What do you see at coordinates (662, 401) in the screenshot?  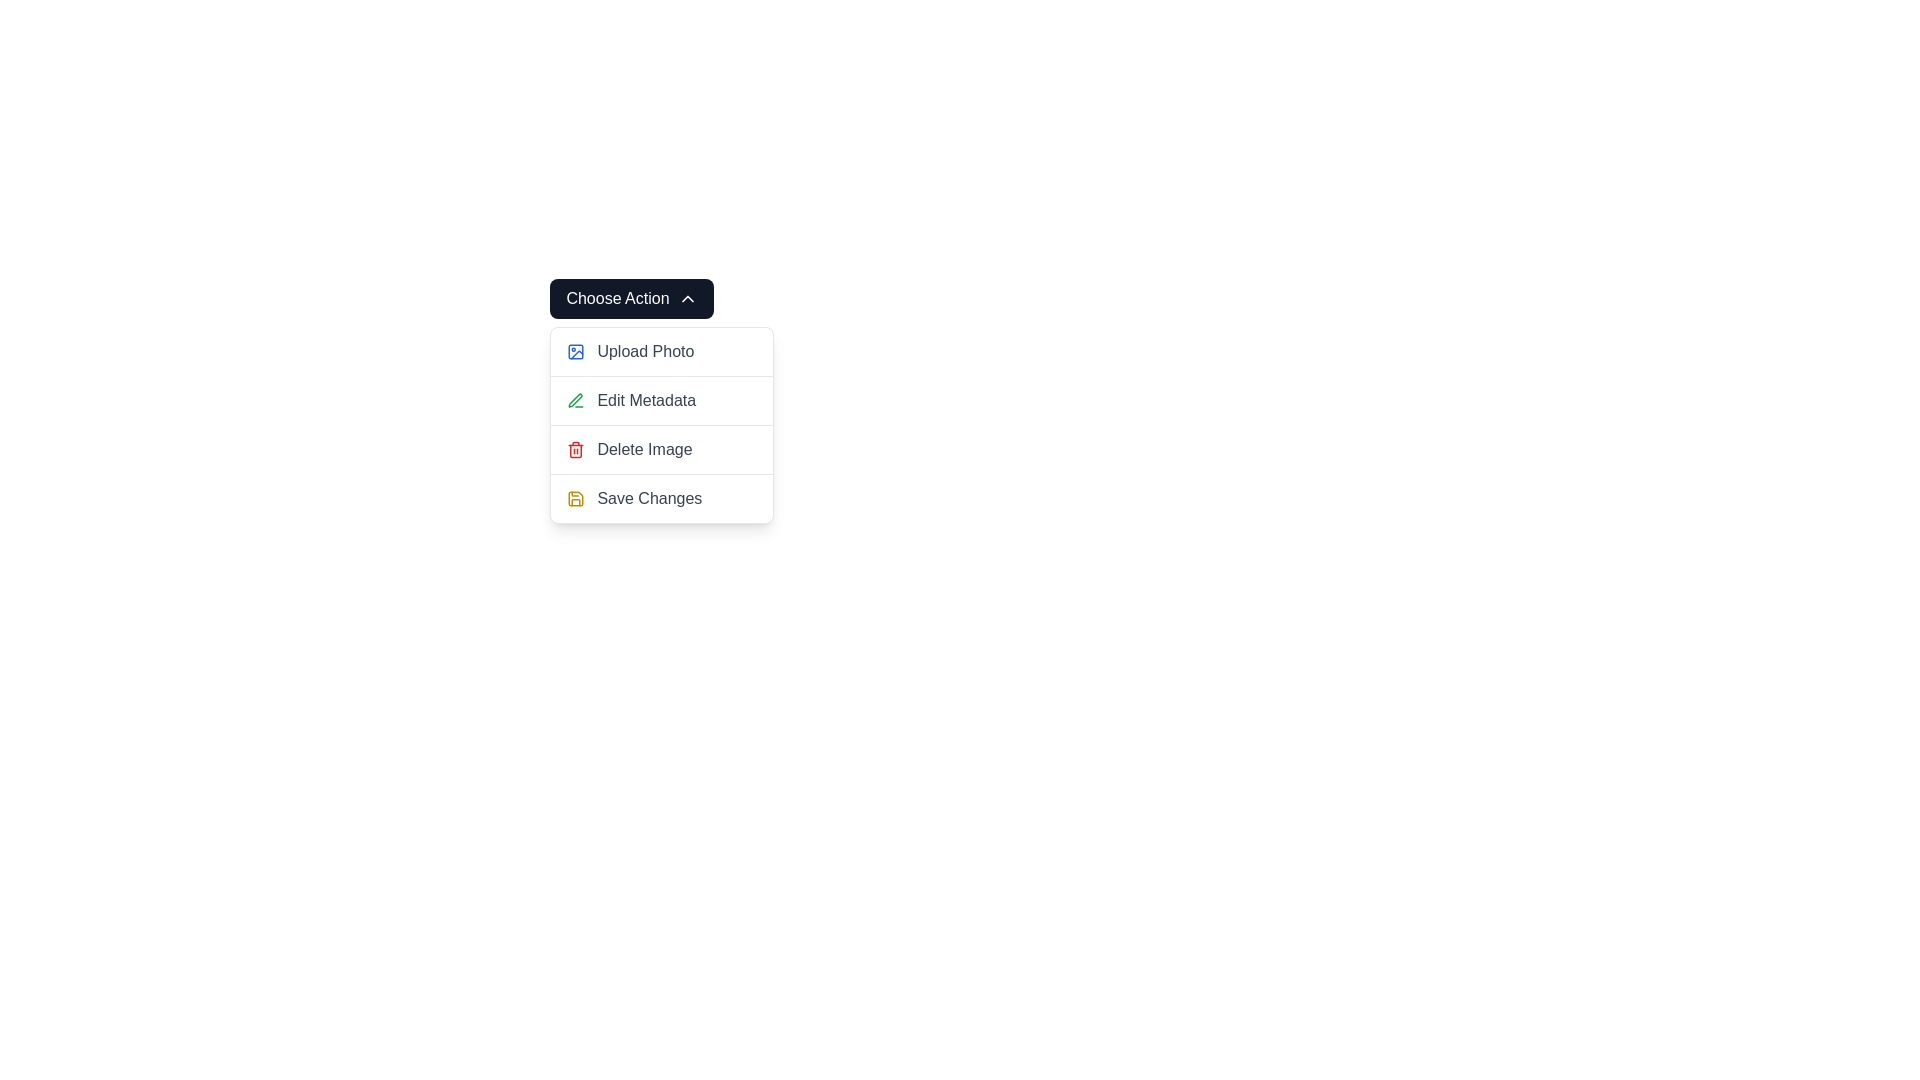 I see `the 'Edit Metadata' button with a pen icon` at bounding box center [662, 401].